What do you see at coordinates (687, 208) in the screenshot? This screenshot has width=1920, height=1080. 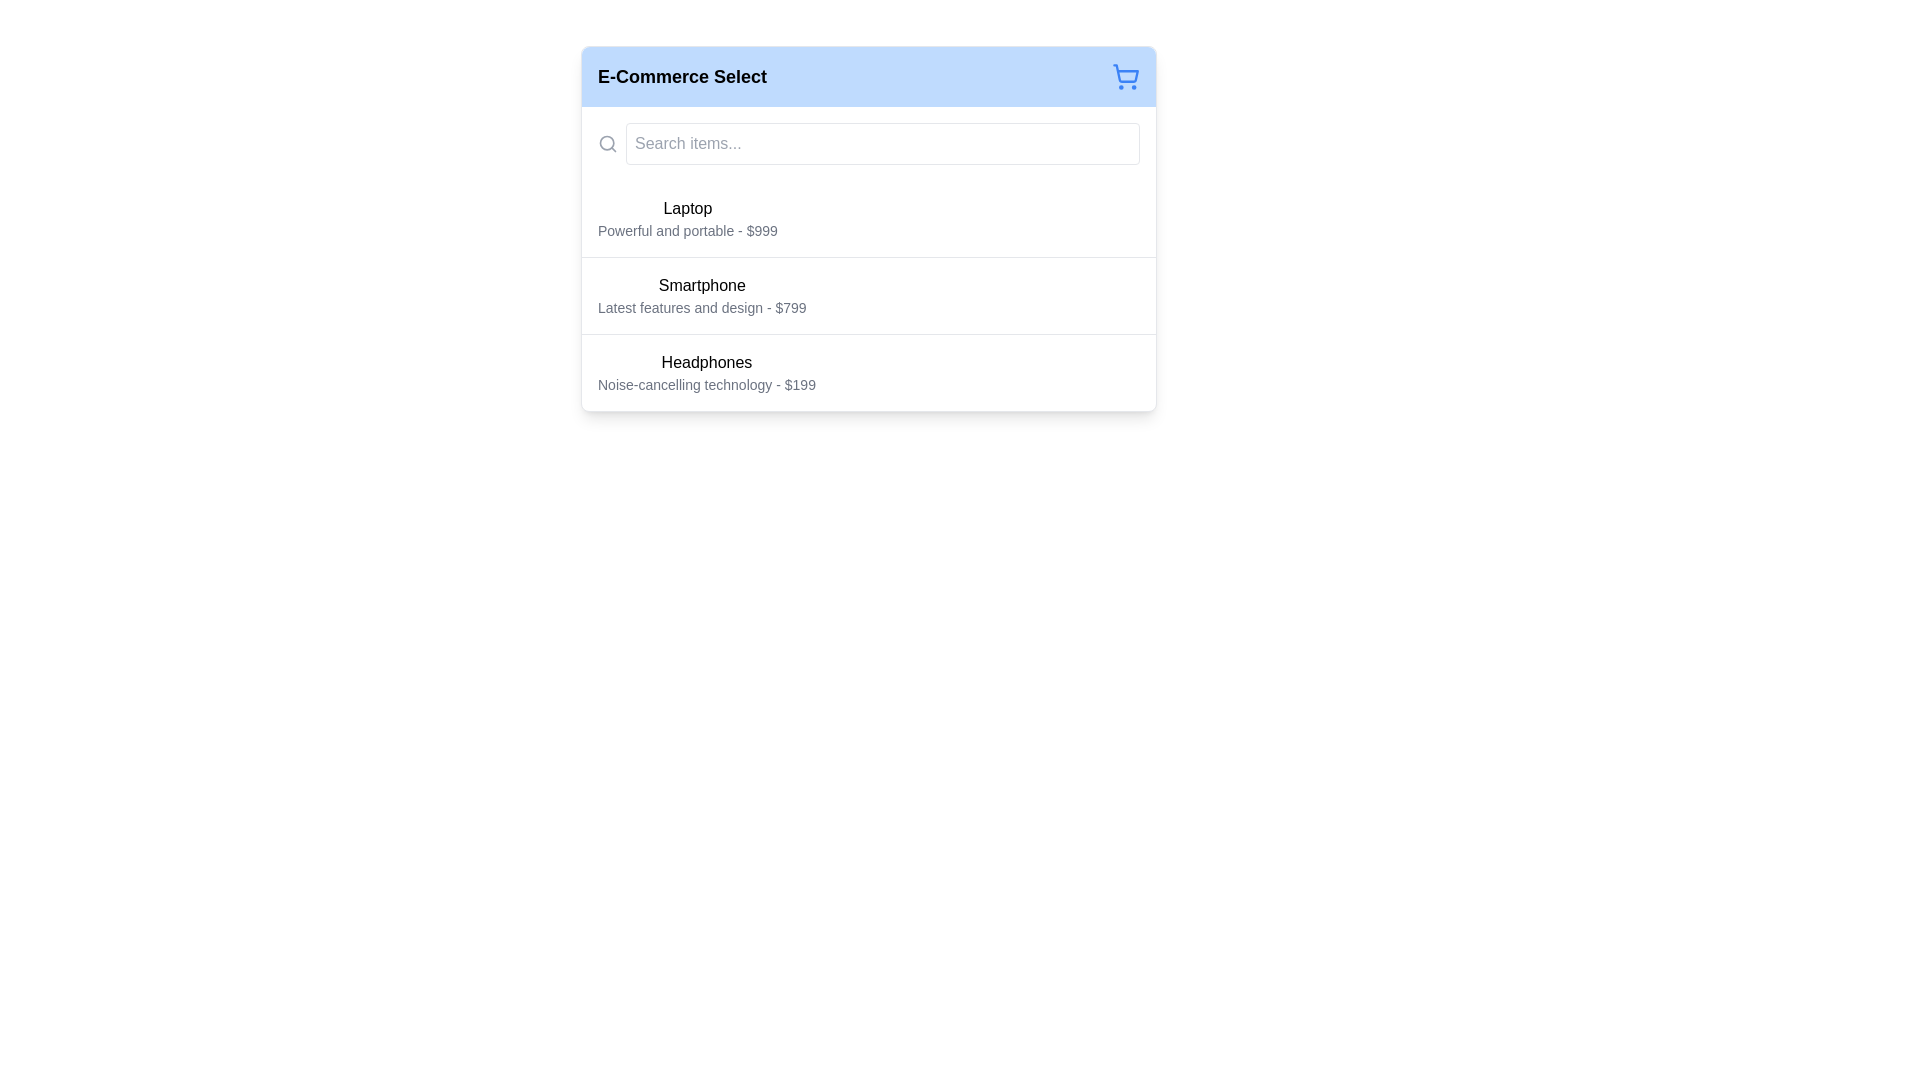 I see `the title text label for the product category in the e-commerce selection list, located near the top-left corner of the interface, above the subtitle 'Powerful and portable - $999'` at bounding box center [687, 208].